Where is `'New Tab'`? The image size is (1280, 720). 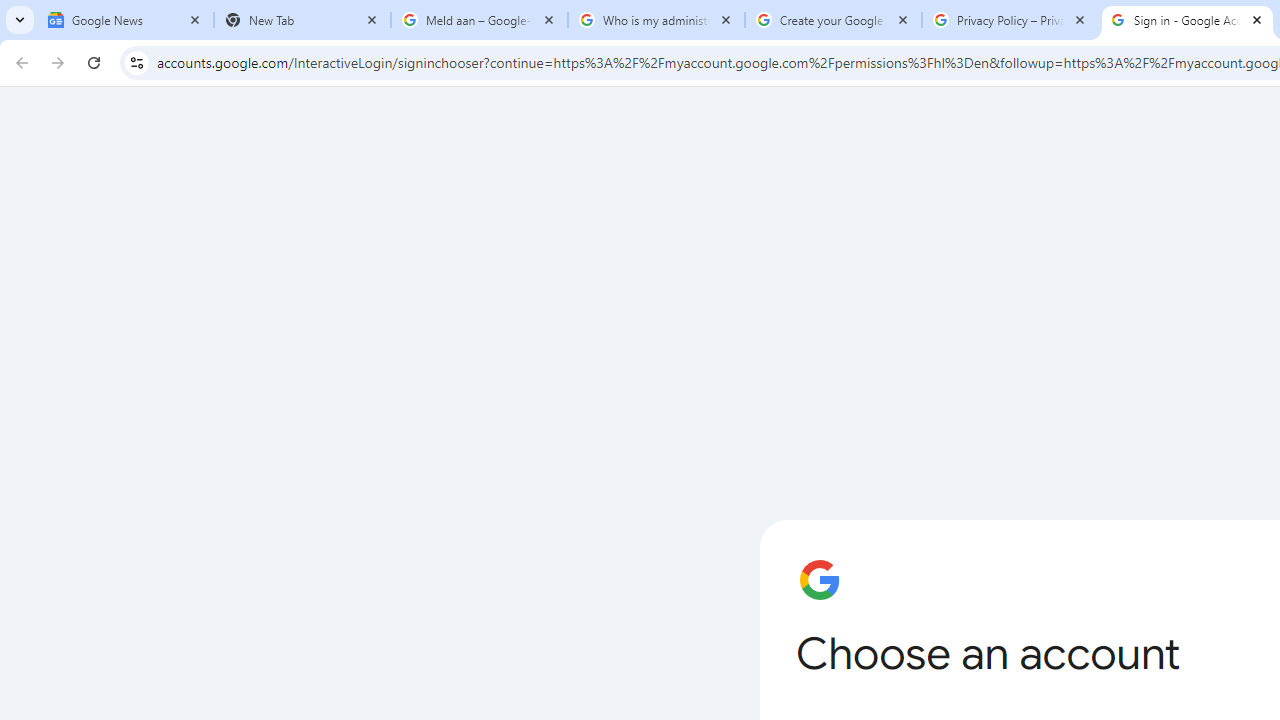
'New Tab' is located at coordinates (301, 20).